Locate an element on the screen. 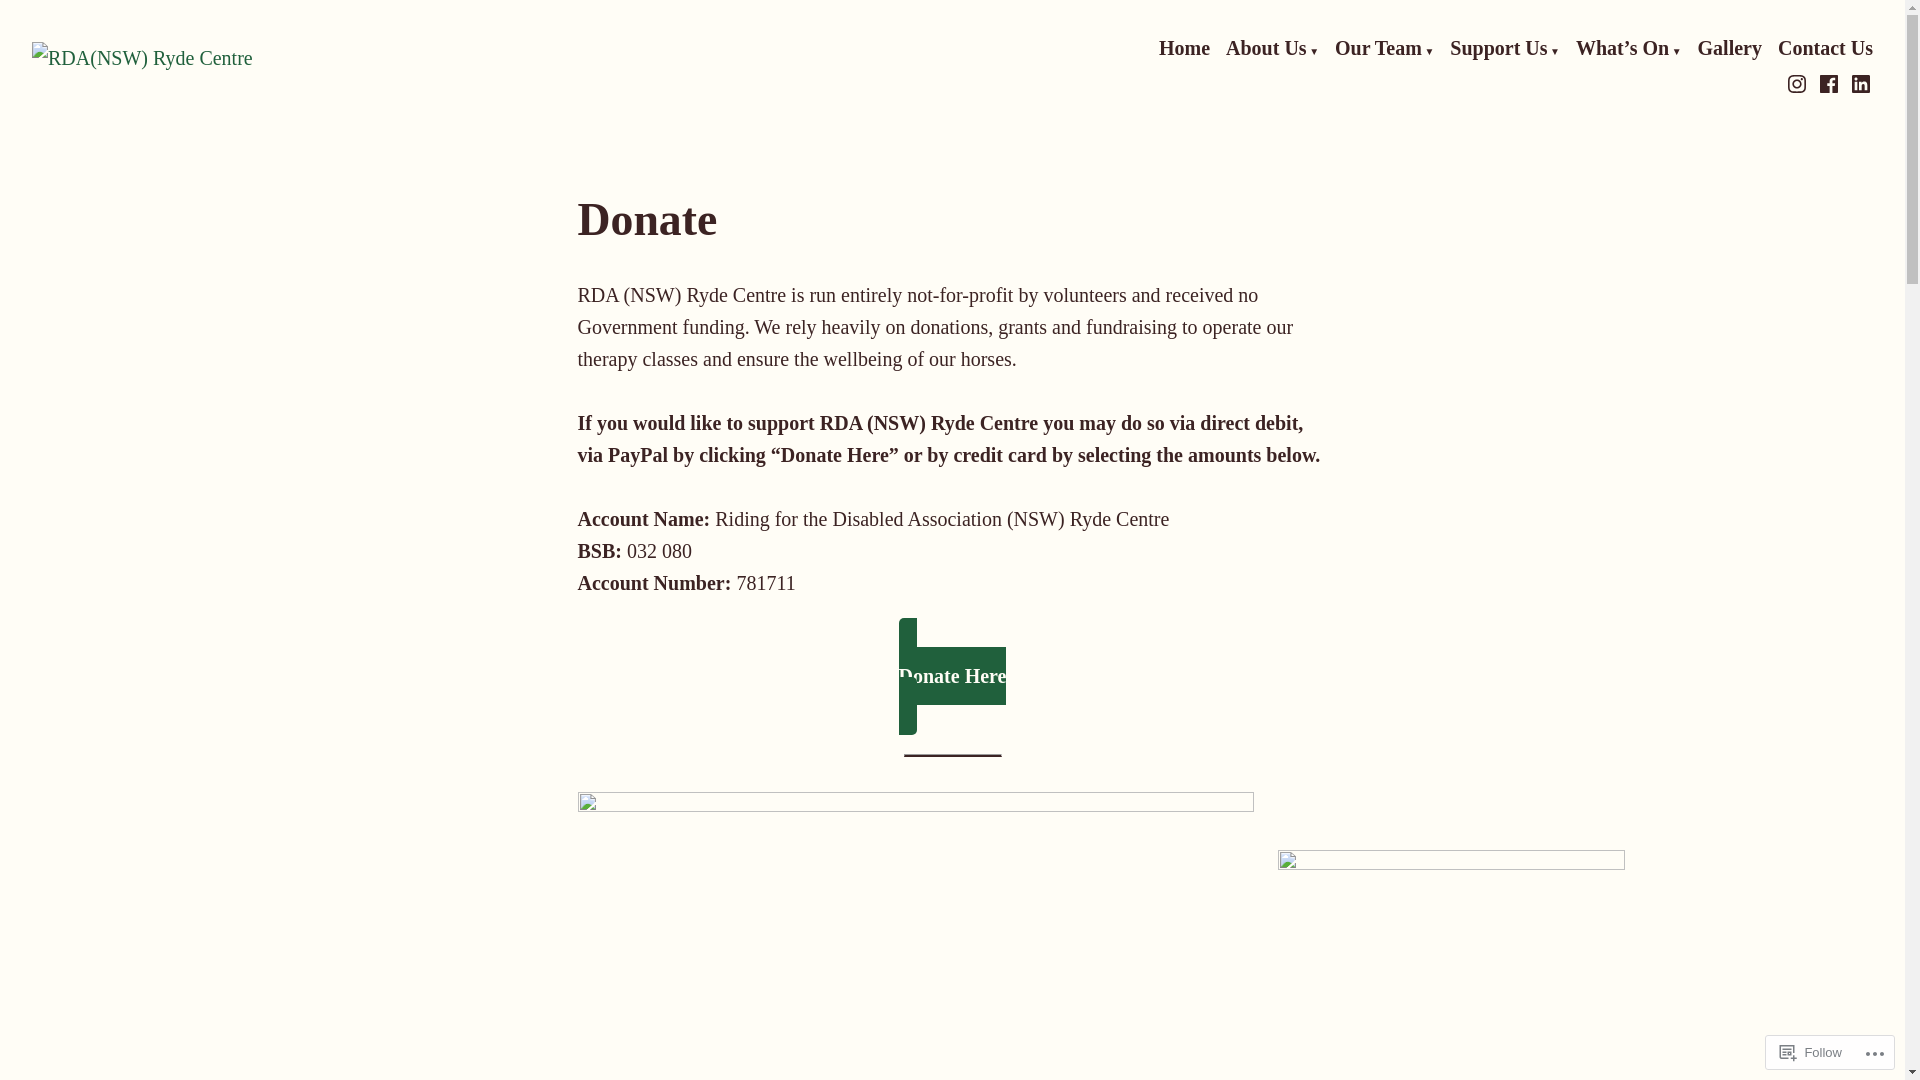 The width and height of the screenshot is (1920, 1080). 'Follow' is located at coordinates (1771, 1051).